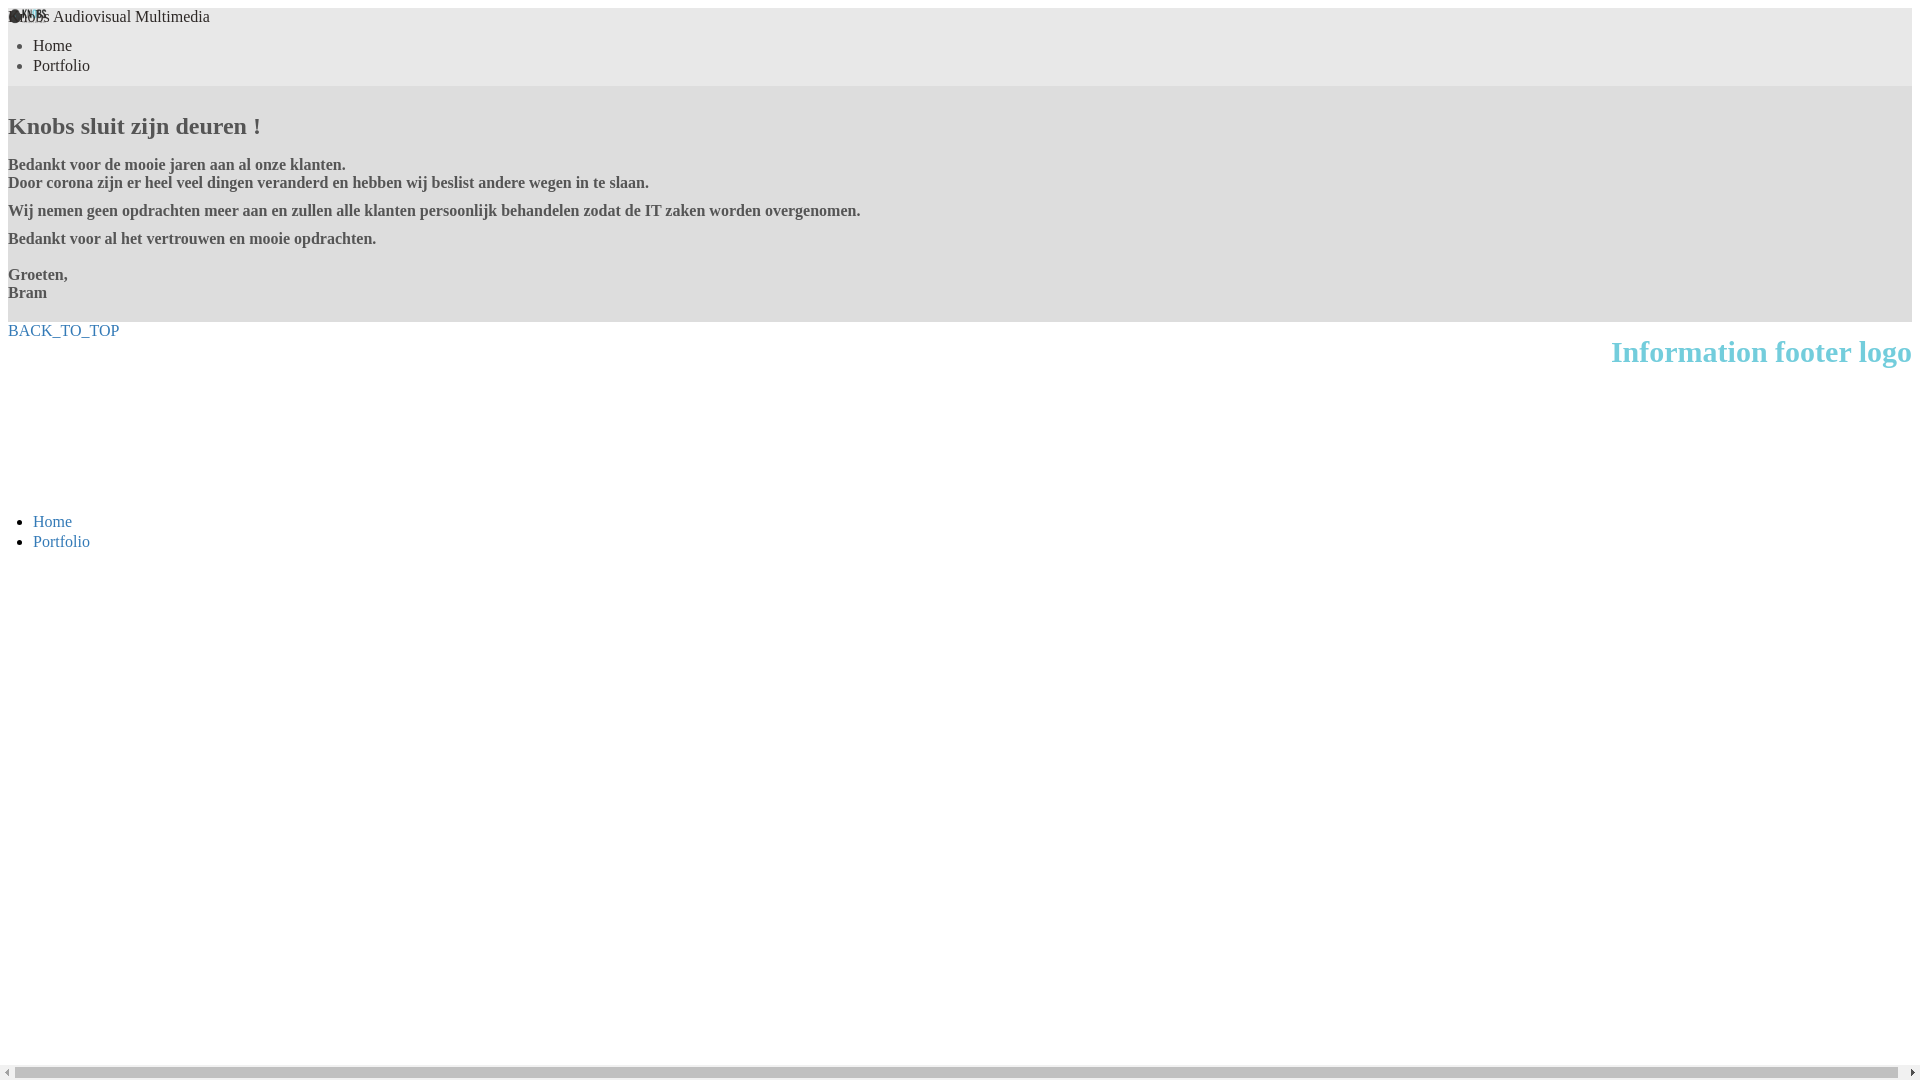  Describe the element at coordinates (108, 16) in the screenshot. I see `'Knobs Audiovisual Multimedia'` at that location.